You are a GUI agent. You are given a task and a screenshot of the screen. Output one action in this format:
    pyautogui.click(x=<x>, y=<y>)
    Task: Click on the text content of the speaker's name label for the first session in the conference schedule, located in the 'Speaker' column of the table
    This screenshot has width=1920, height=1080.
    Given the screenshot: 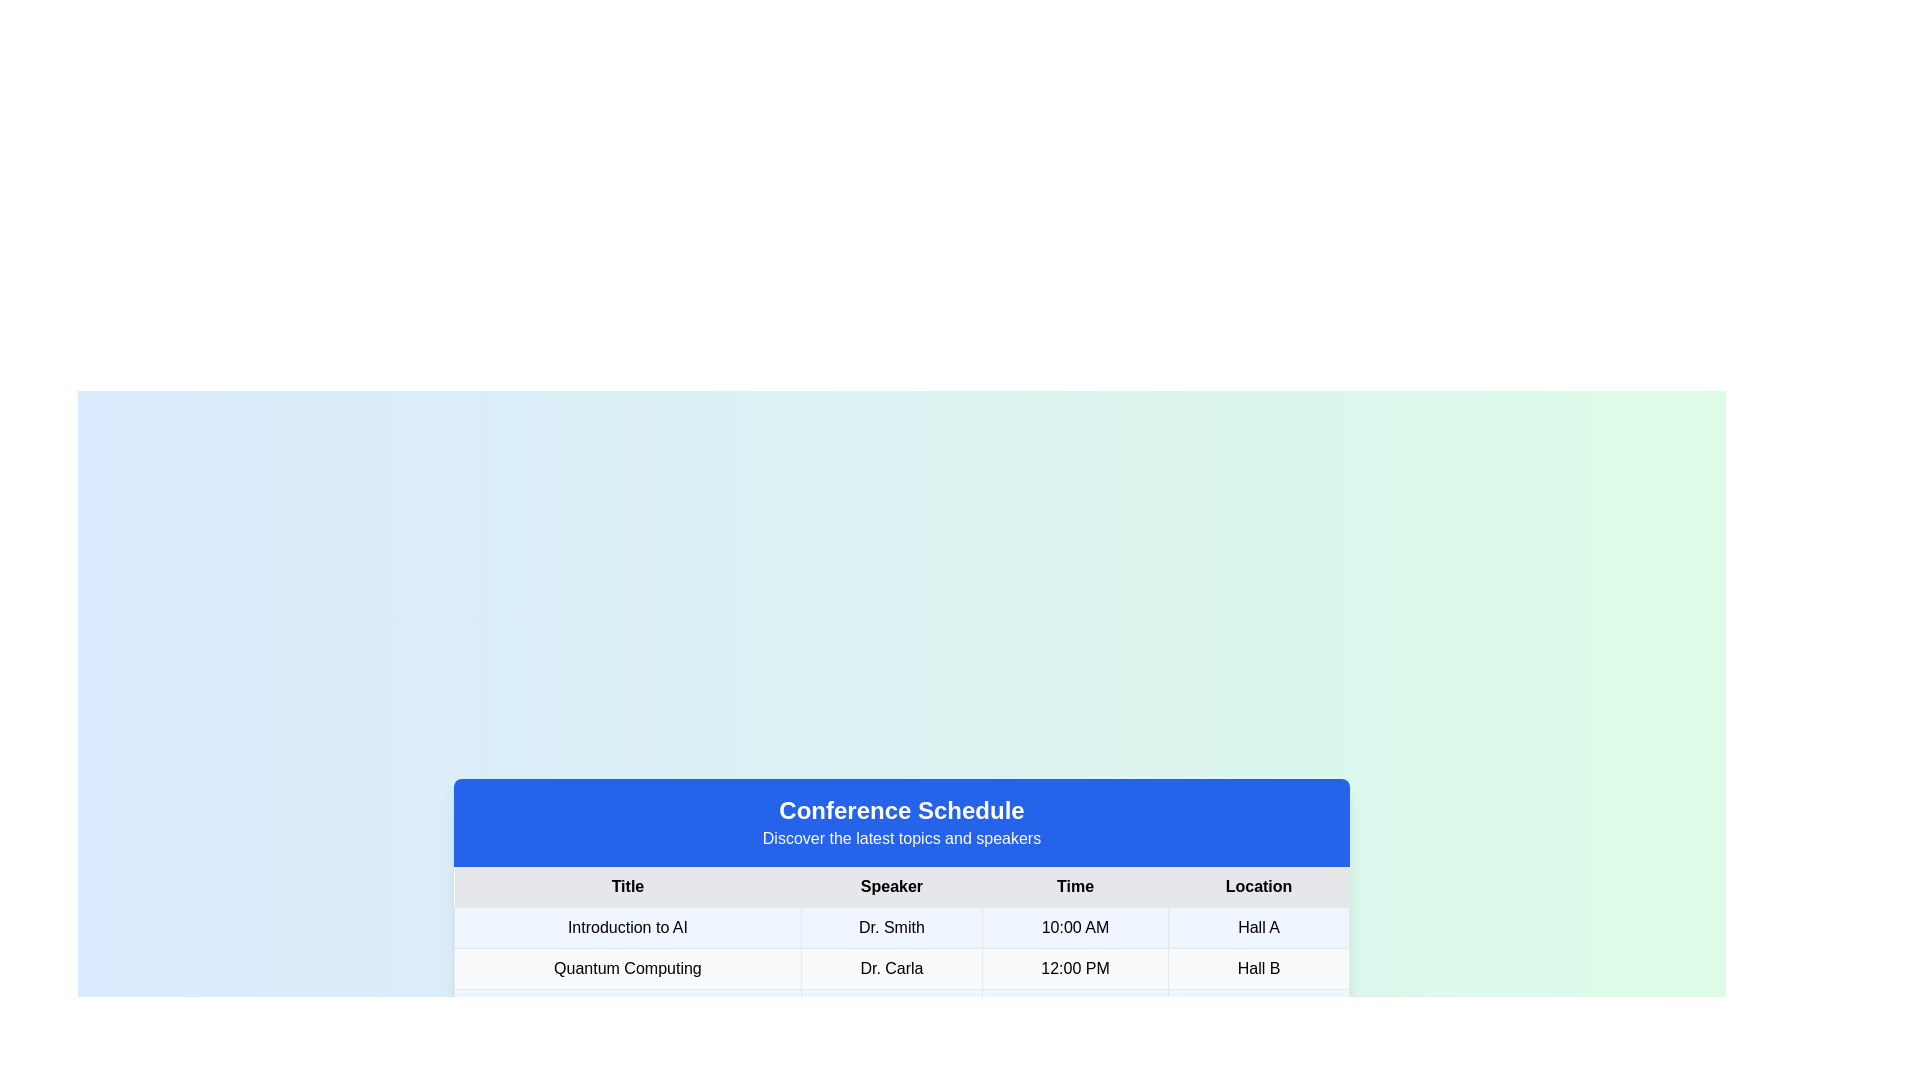 What is the action you would take?
    pyautogui.click(x=891, y=928)
    